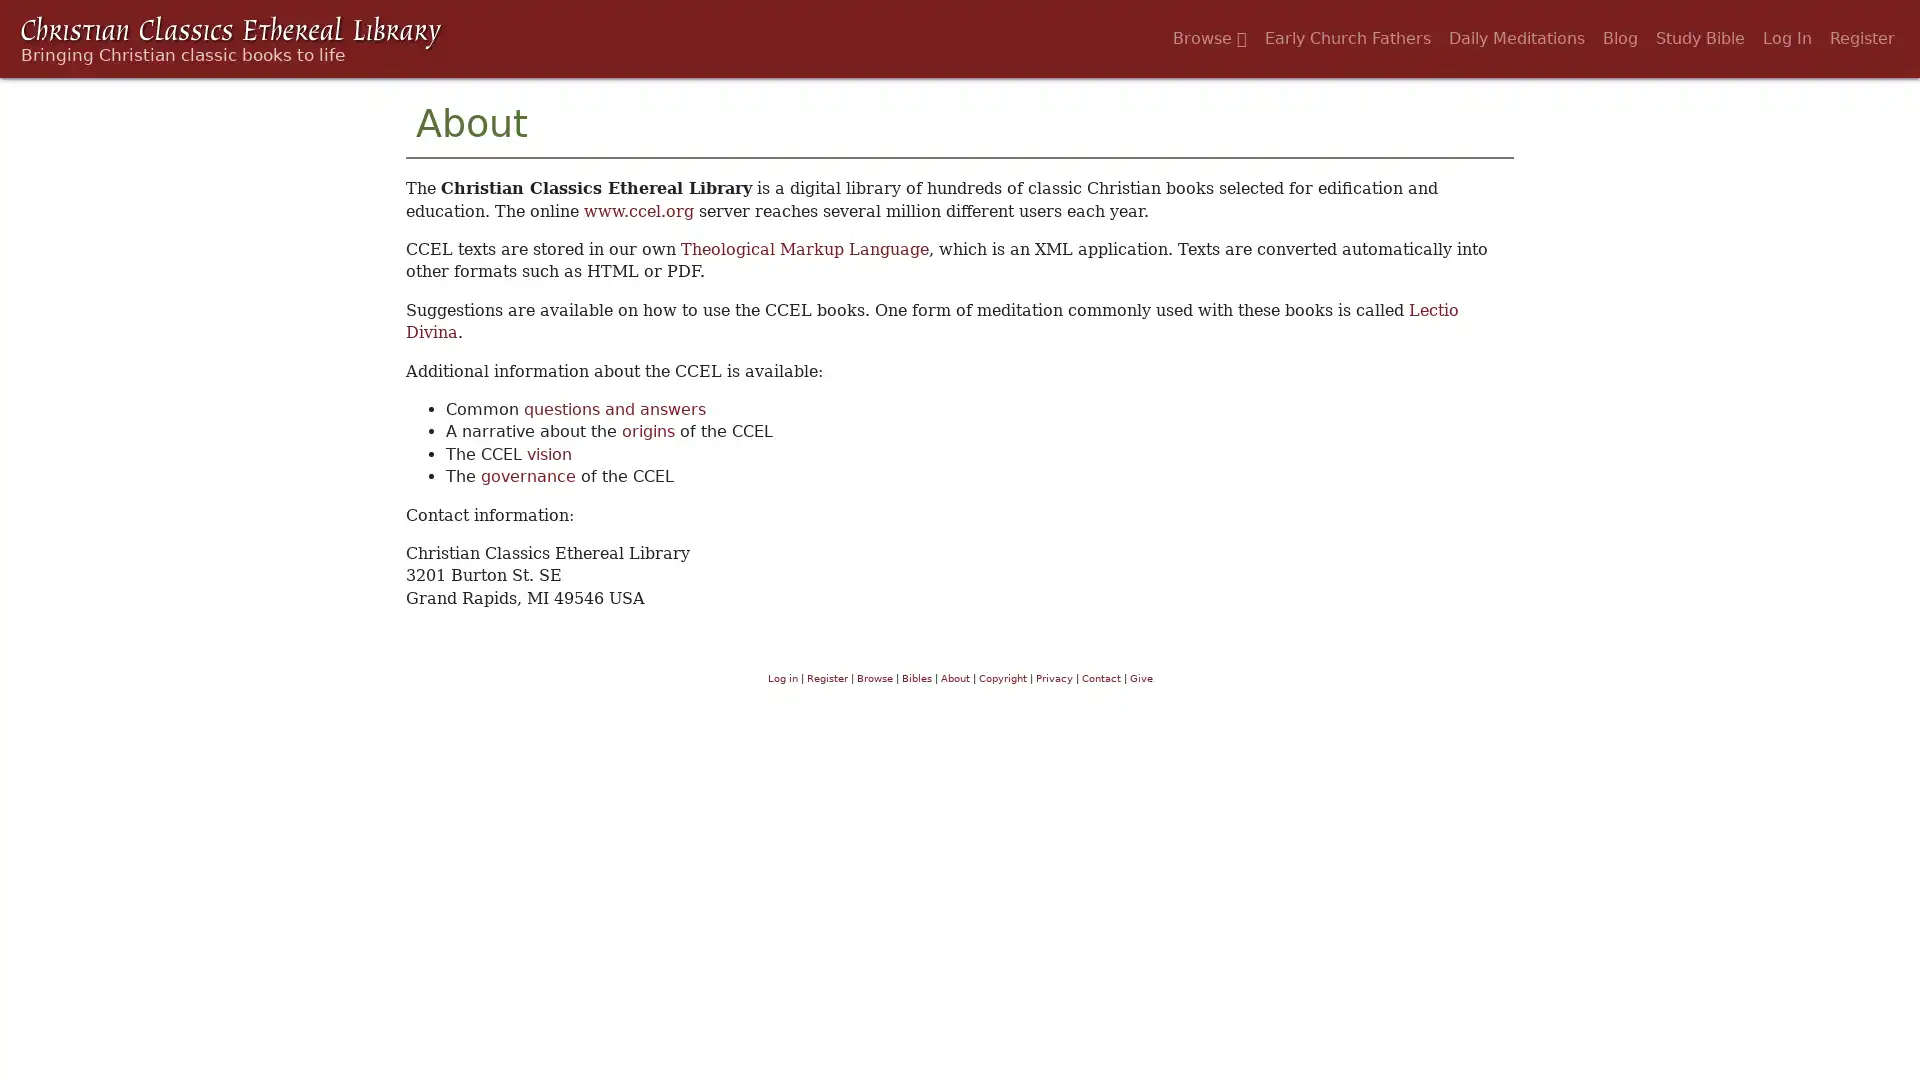 The width and height of the screenshot is (1920, 1080). Describe the element at coordinates (1787, 38) in the screenshot. I see `Log In` at that location.